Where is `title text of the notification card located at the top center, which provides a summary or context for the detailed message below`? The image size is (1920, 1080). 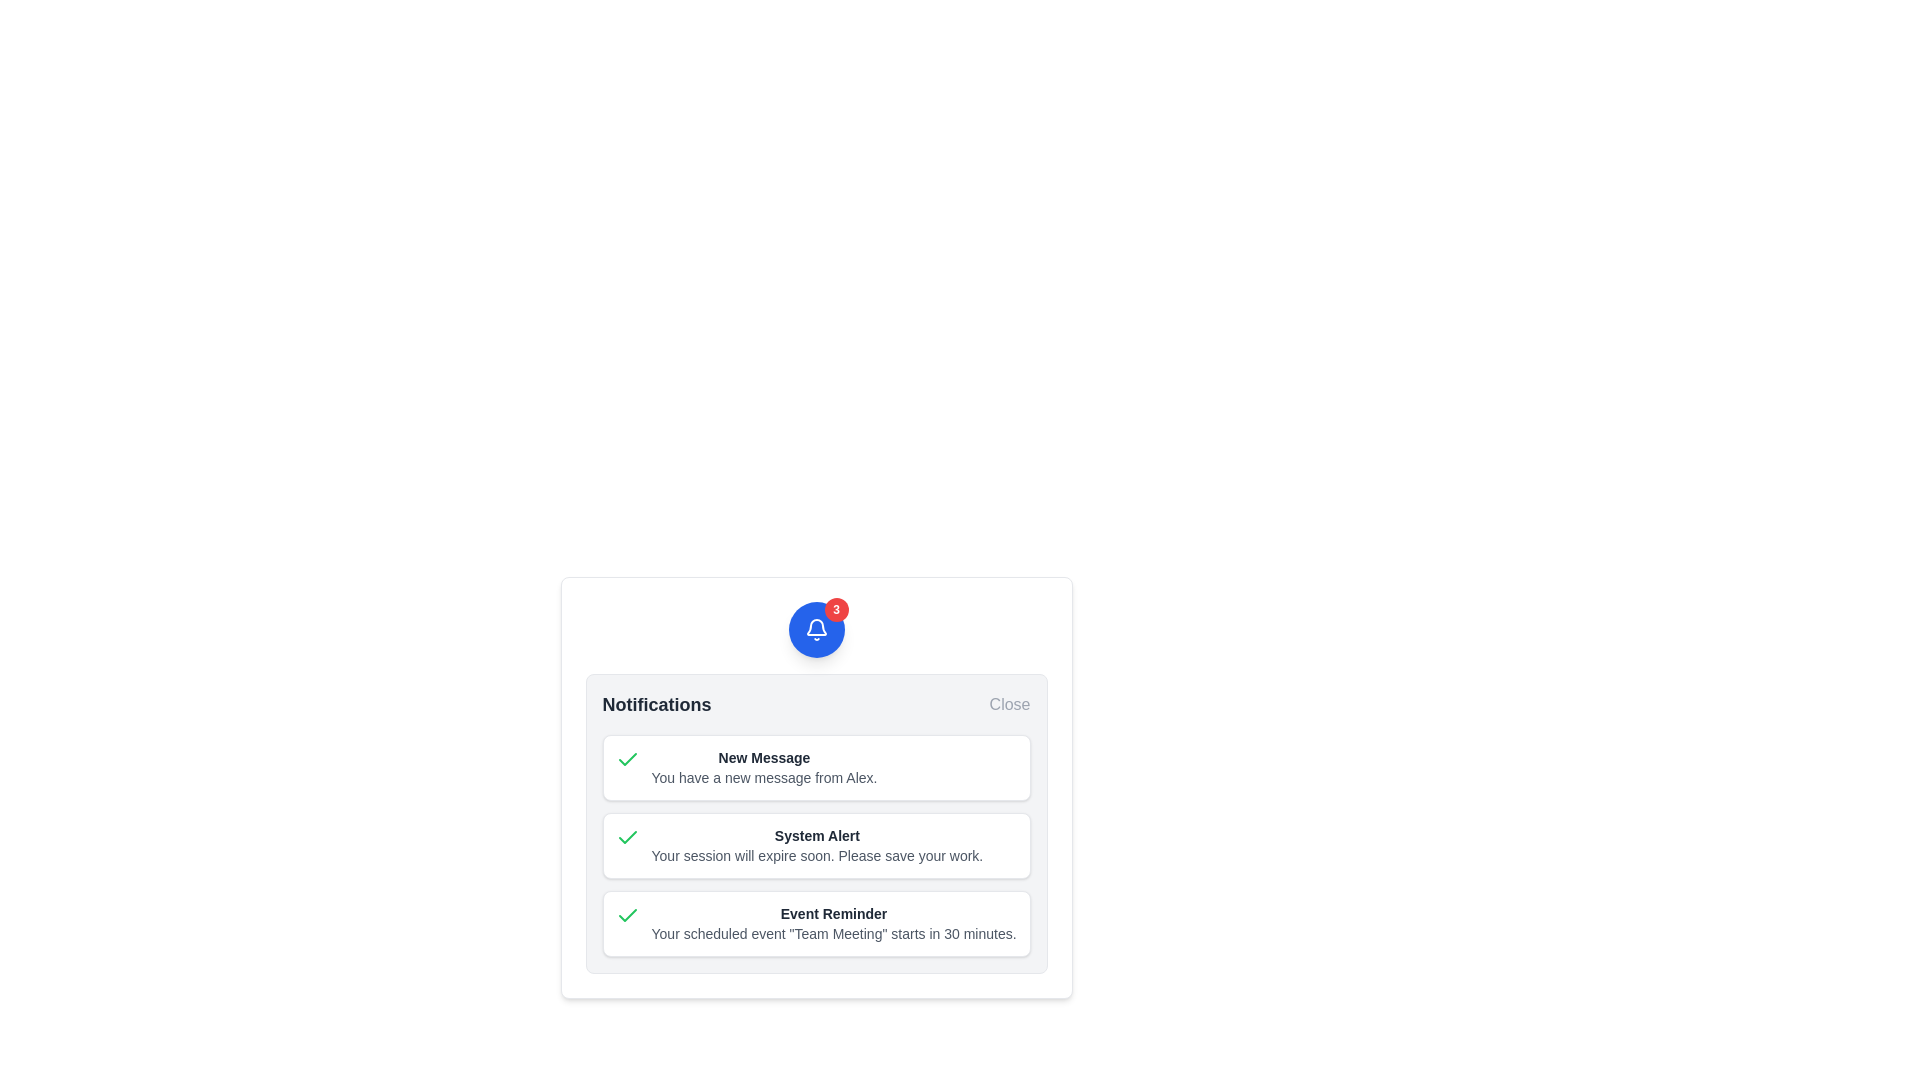
title text of the notification card located at the top center, which provides a summary or context for the detailed message below is located at coordinates (817, 836).